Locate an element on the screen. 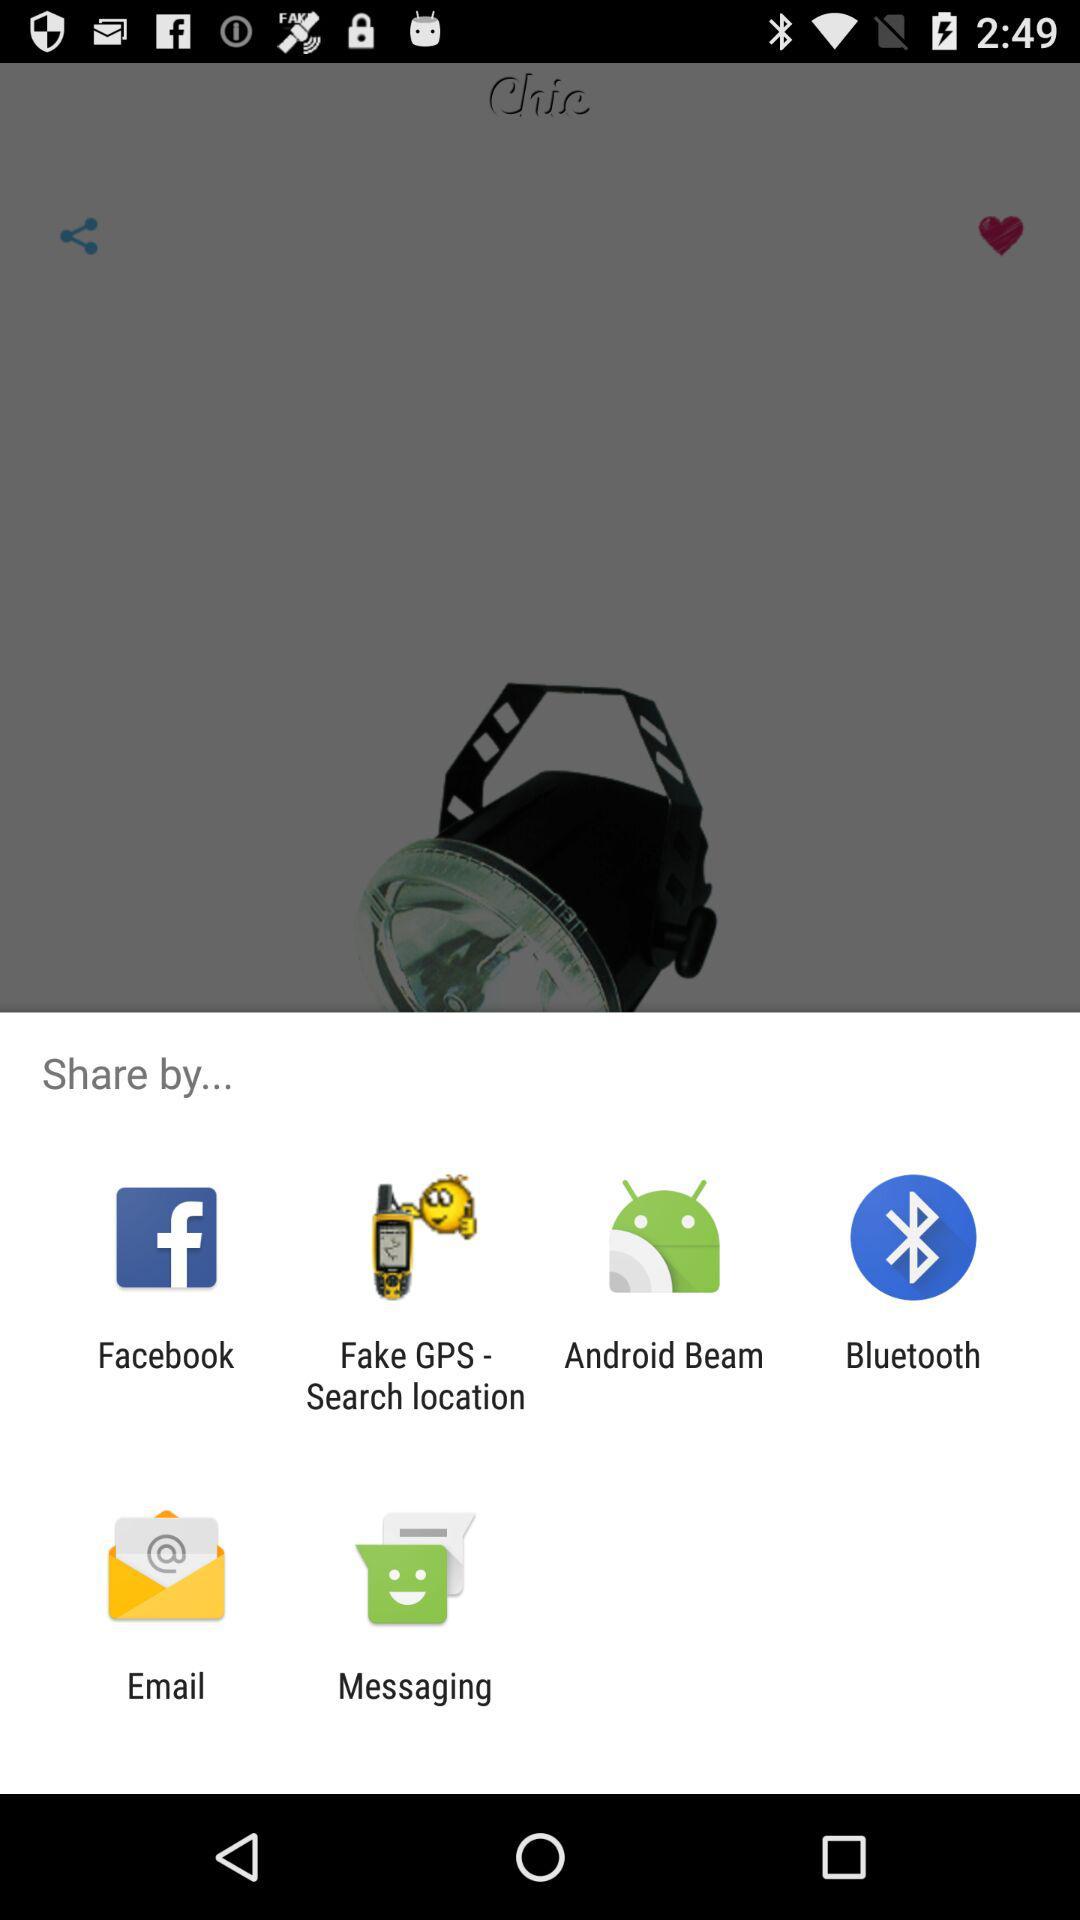 The width and height of the screenshot is (1080, 1920). the item next to the fake gps search item is located at coordinates (664, 1374).